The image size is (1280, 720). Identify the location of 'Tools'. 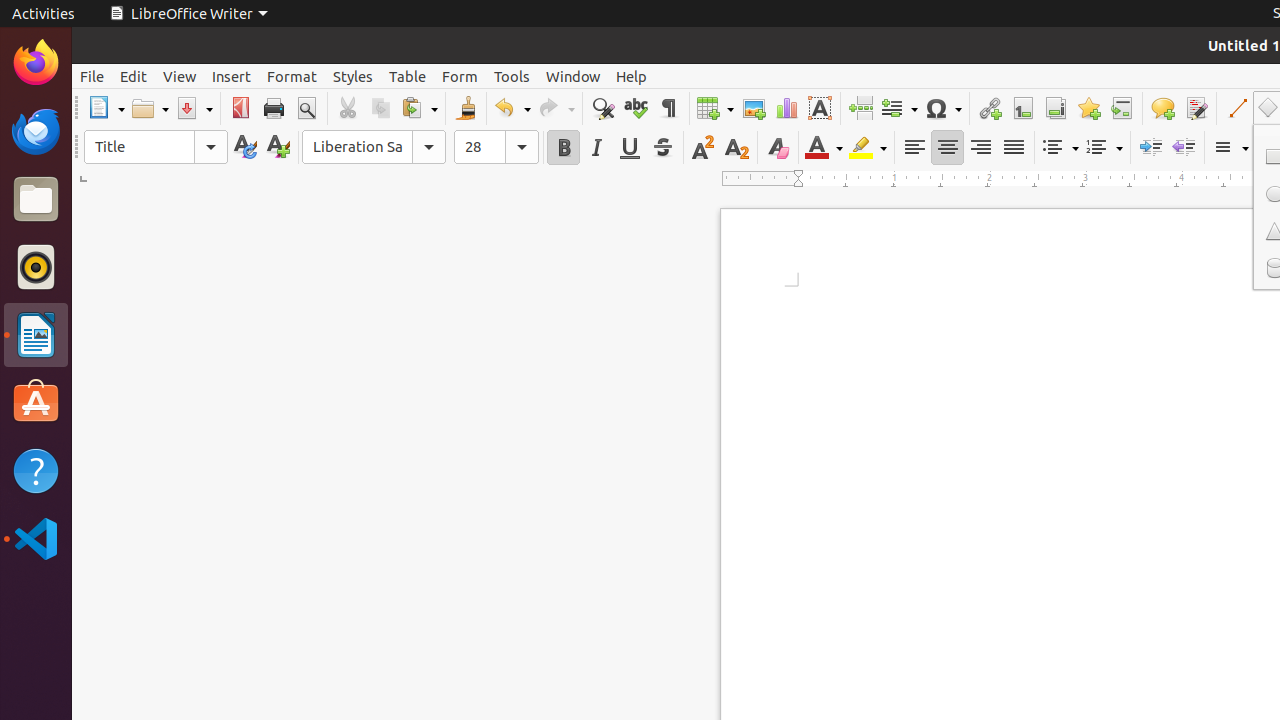
(512, 75).